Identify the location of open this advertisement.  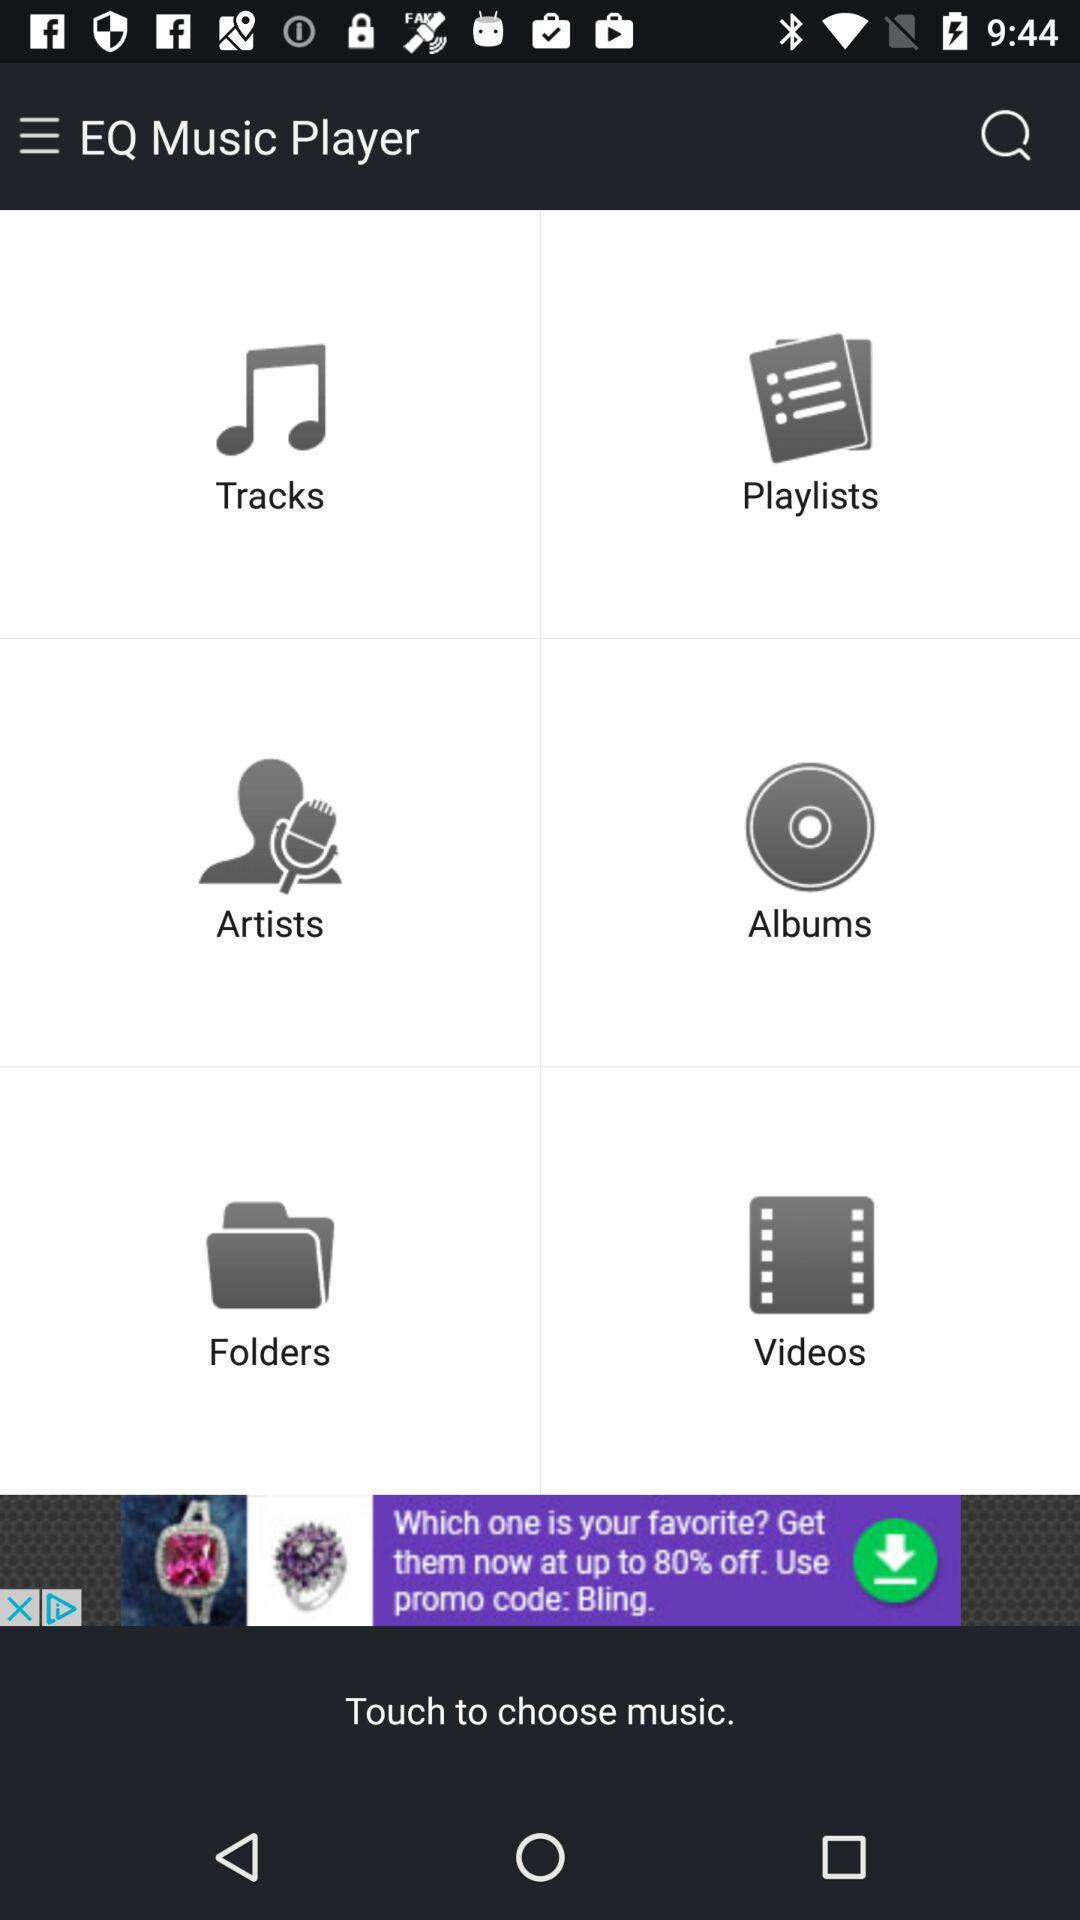
(540, 1559).